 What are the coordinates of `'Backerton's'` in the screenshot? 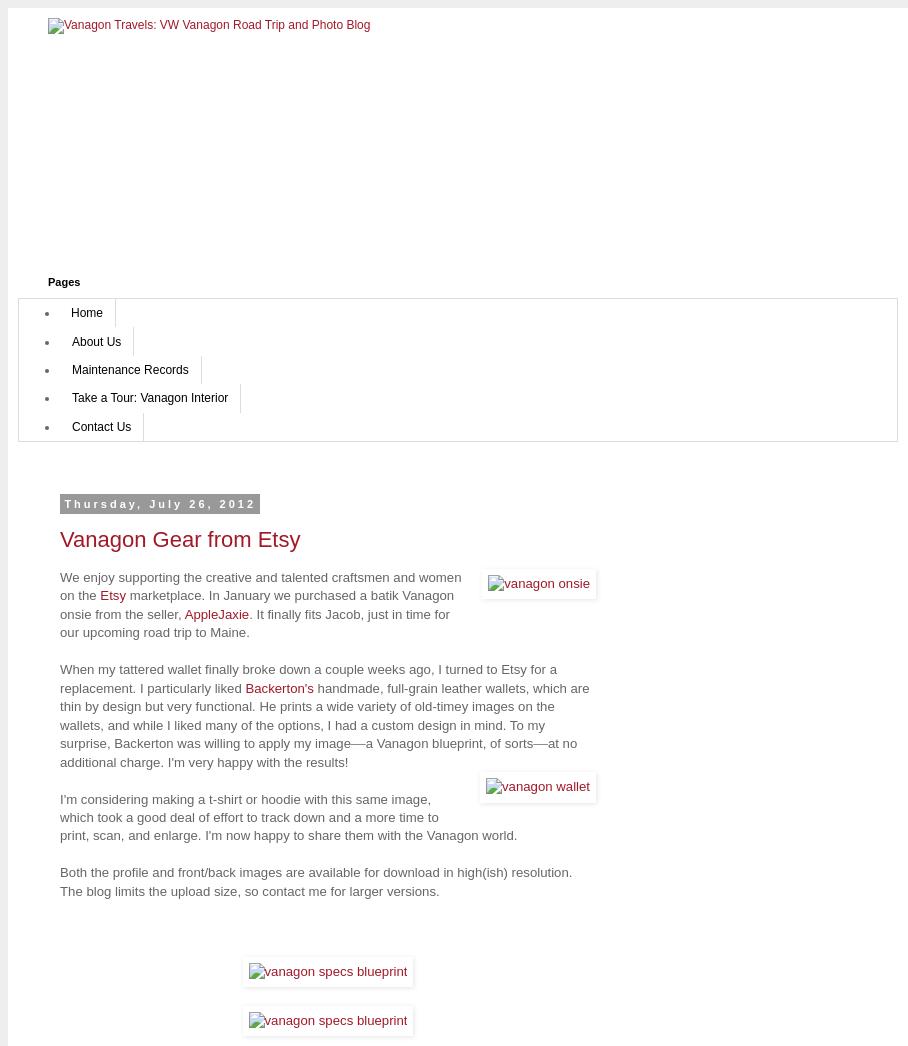 It's located at (279, 687).